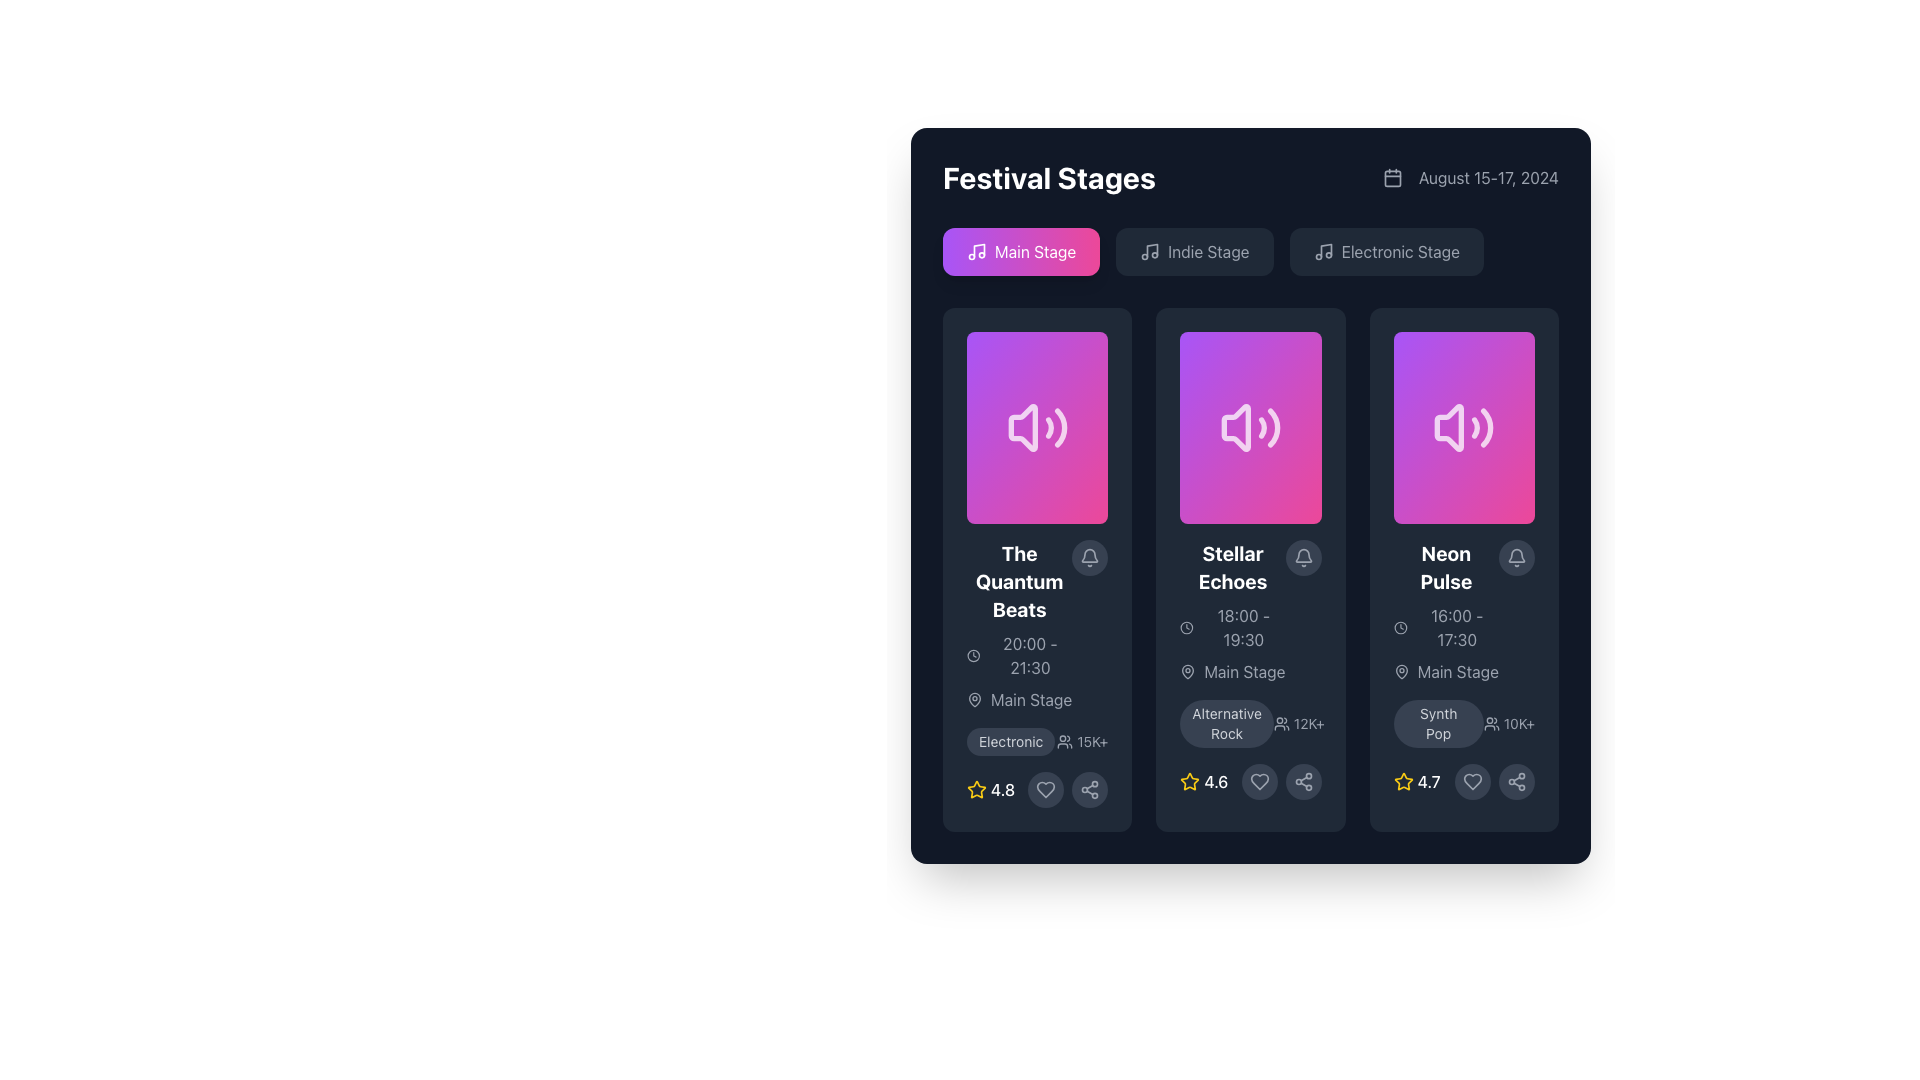 The width and height of the screenshot is (1920, 1080). What do you see at coordinates (1391, 176) in the screenshot?
I see `the calendar icon located in the top right section of the interface, which visually represents the date range 'August 15-17, 2024'` at bounding box center [1391, 176].